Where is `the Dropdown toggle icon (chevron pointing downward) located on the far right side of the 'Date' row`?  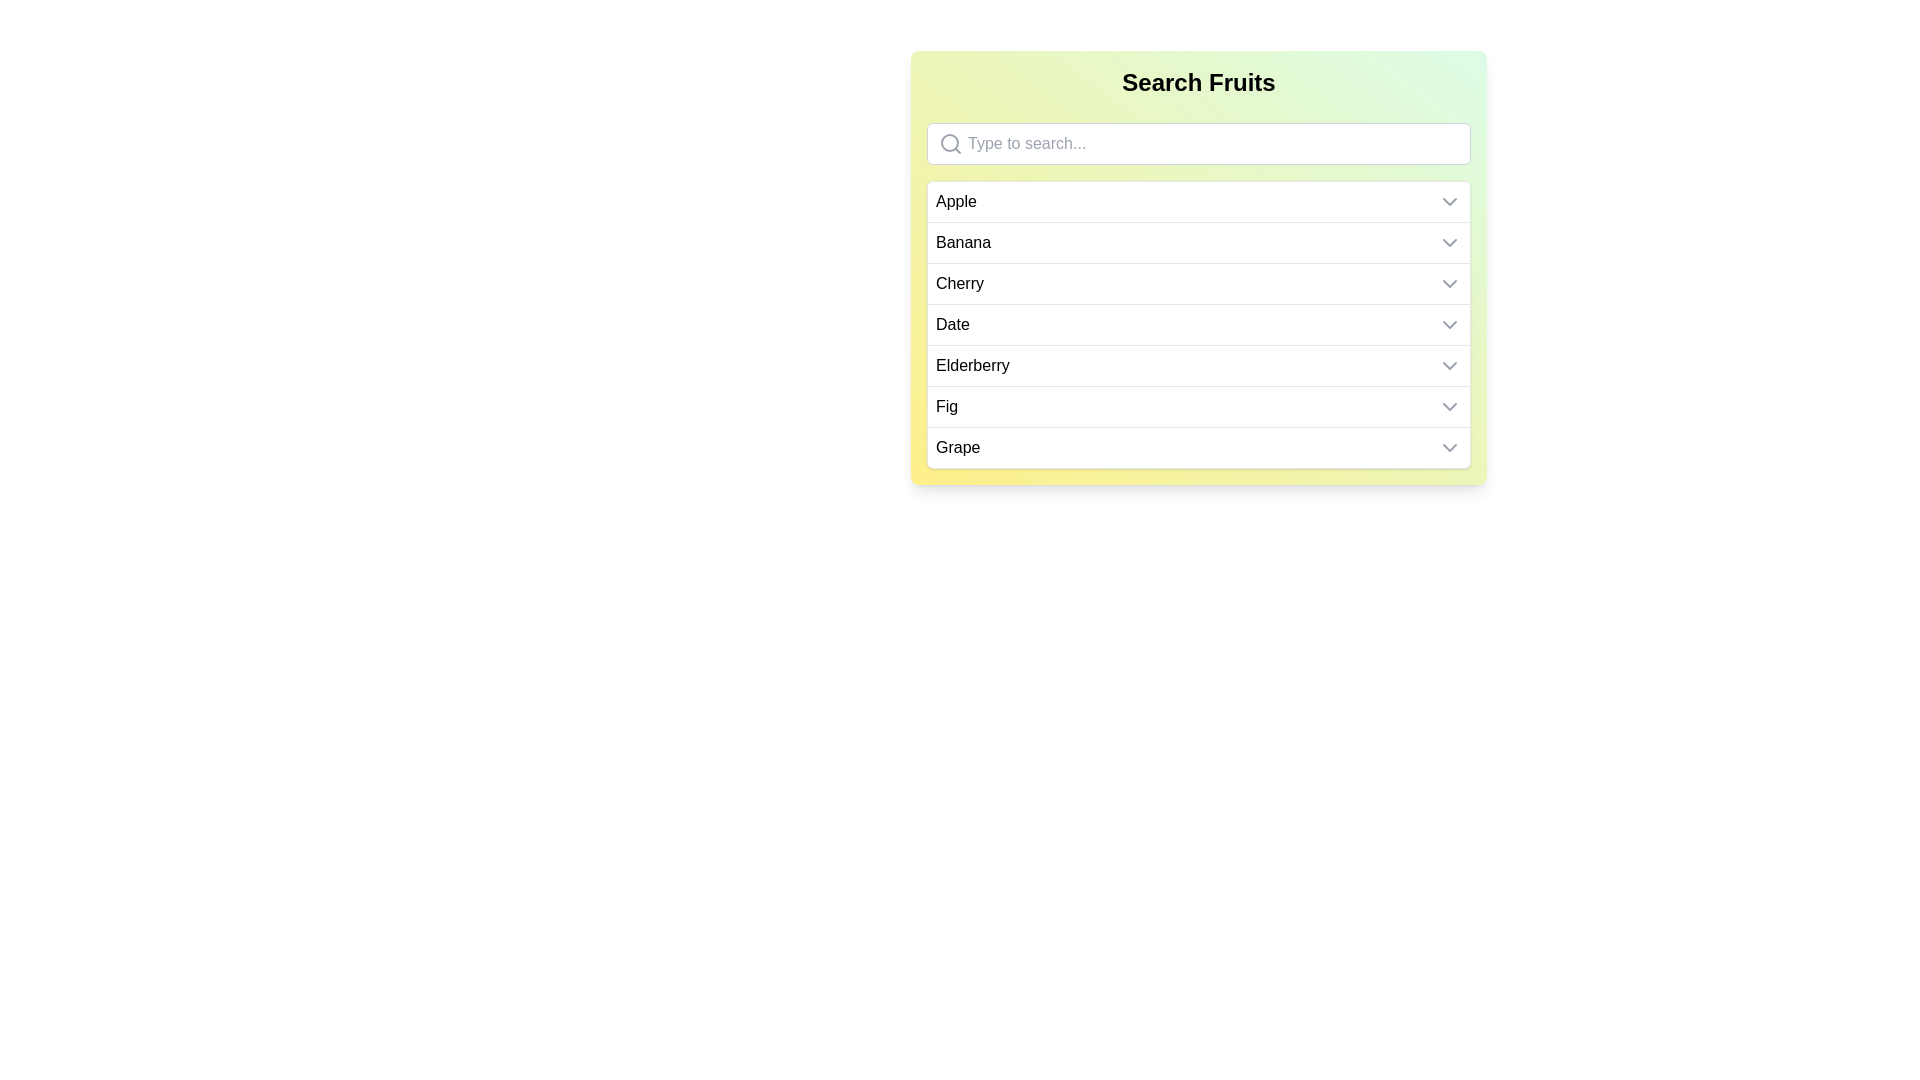
the Dropdown toggle icon (chevron pointing downward) located on the far right side of the 'Date' row is located at coordinates (1449, 323).